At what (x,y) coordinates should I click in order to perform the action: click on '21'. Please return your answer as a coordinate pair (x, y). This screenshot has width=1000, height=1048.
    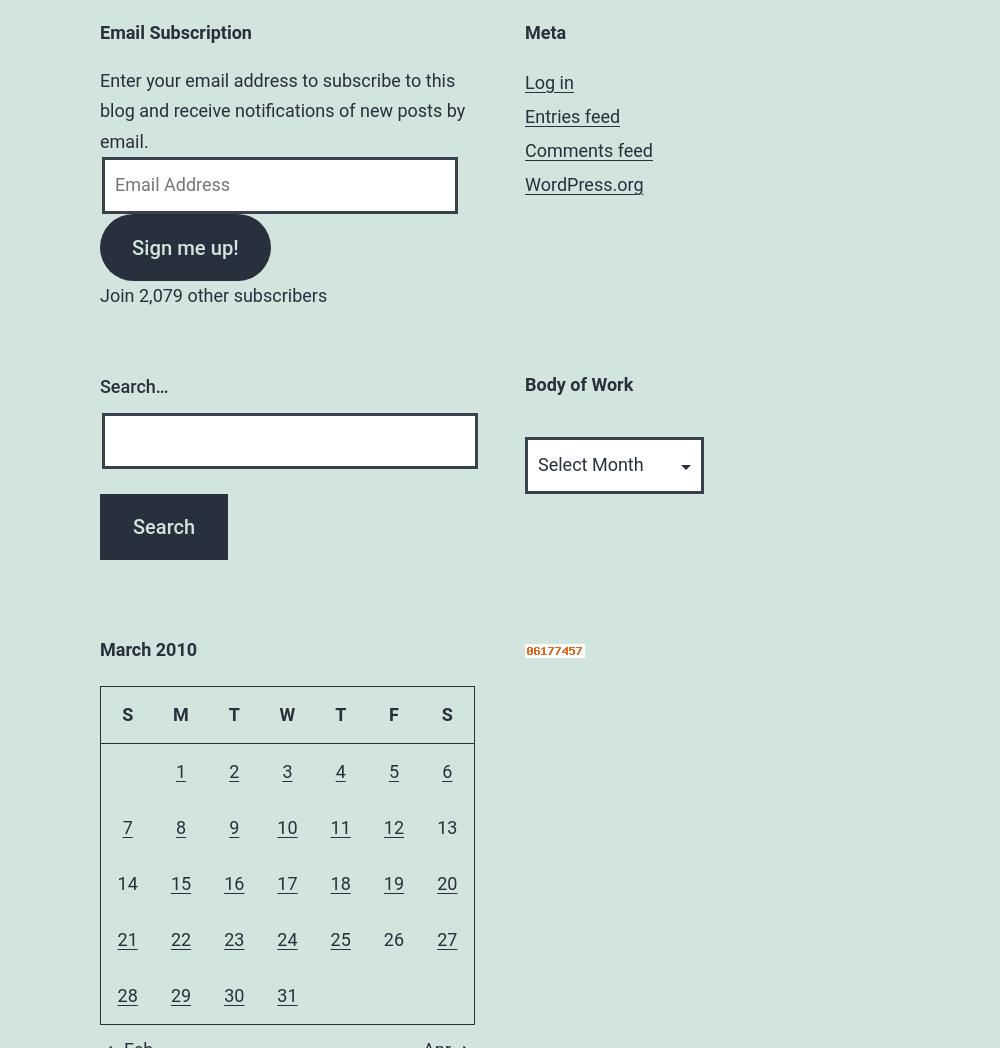
    Looking at the image, I should click on (116, 938).